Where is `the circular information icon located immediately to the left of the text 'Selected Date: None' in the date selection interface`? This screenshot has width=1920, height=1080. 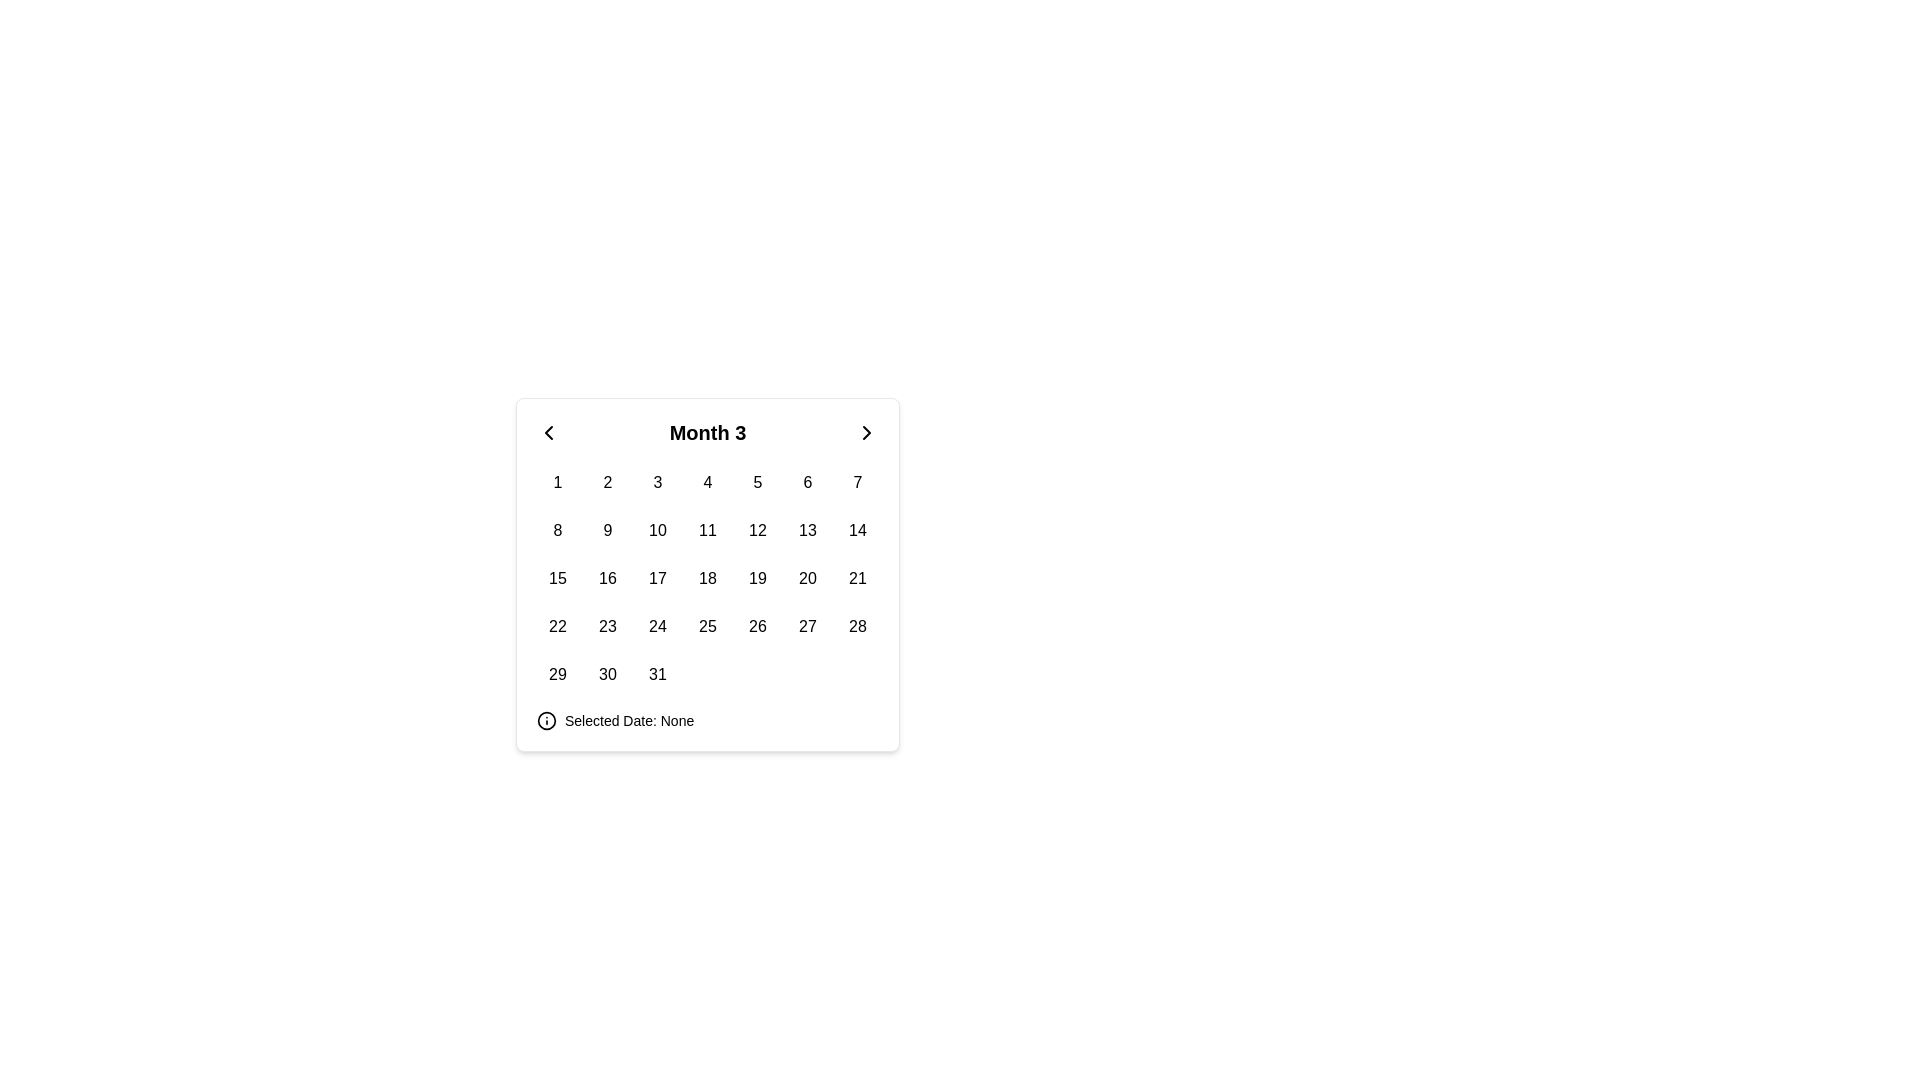 the circular information icon located immediately to the left of the text 'Selected Date: None' in the date selection interface is located at coordinates (547, 721).